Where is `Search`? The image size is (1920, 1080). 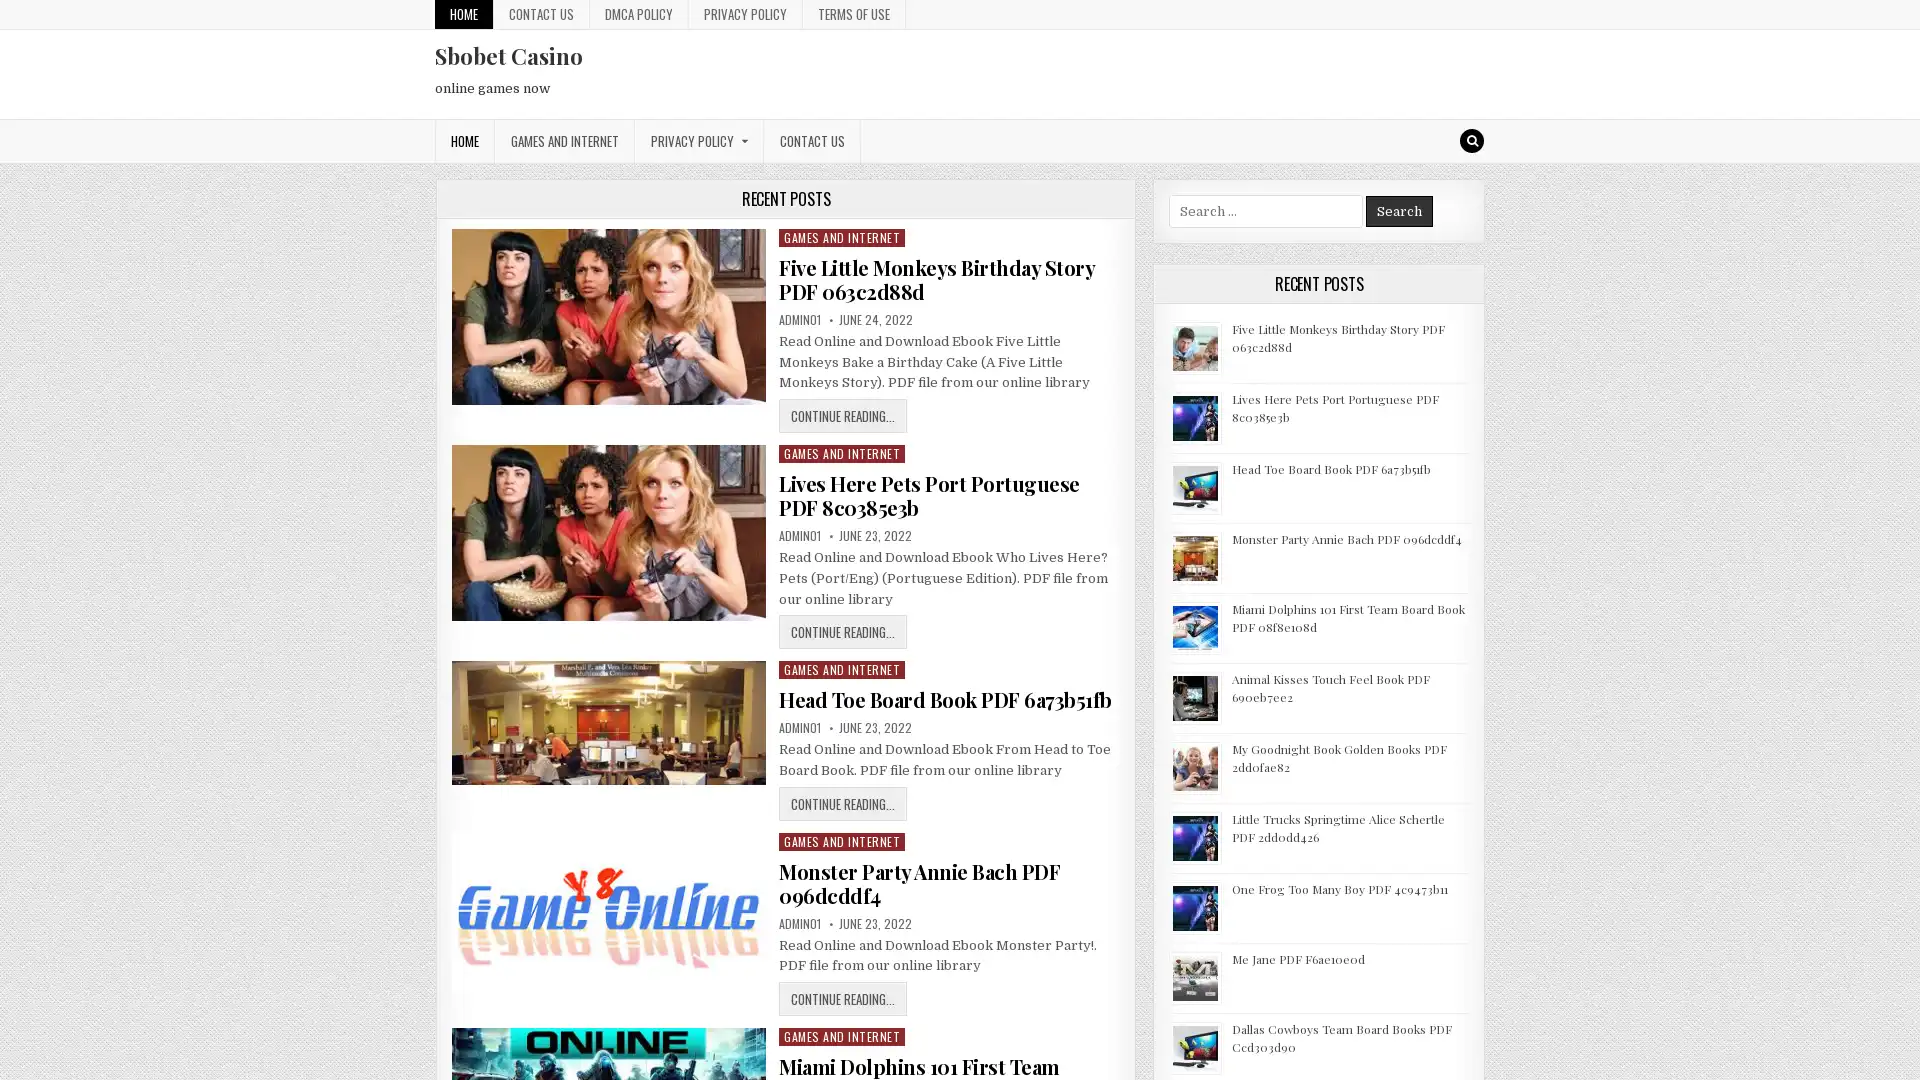
Search is located at coordinates (1398, 211).